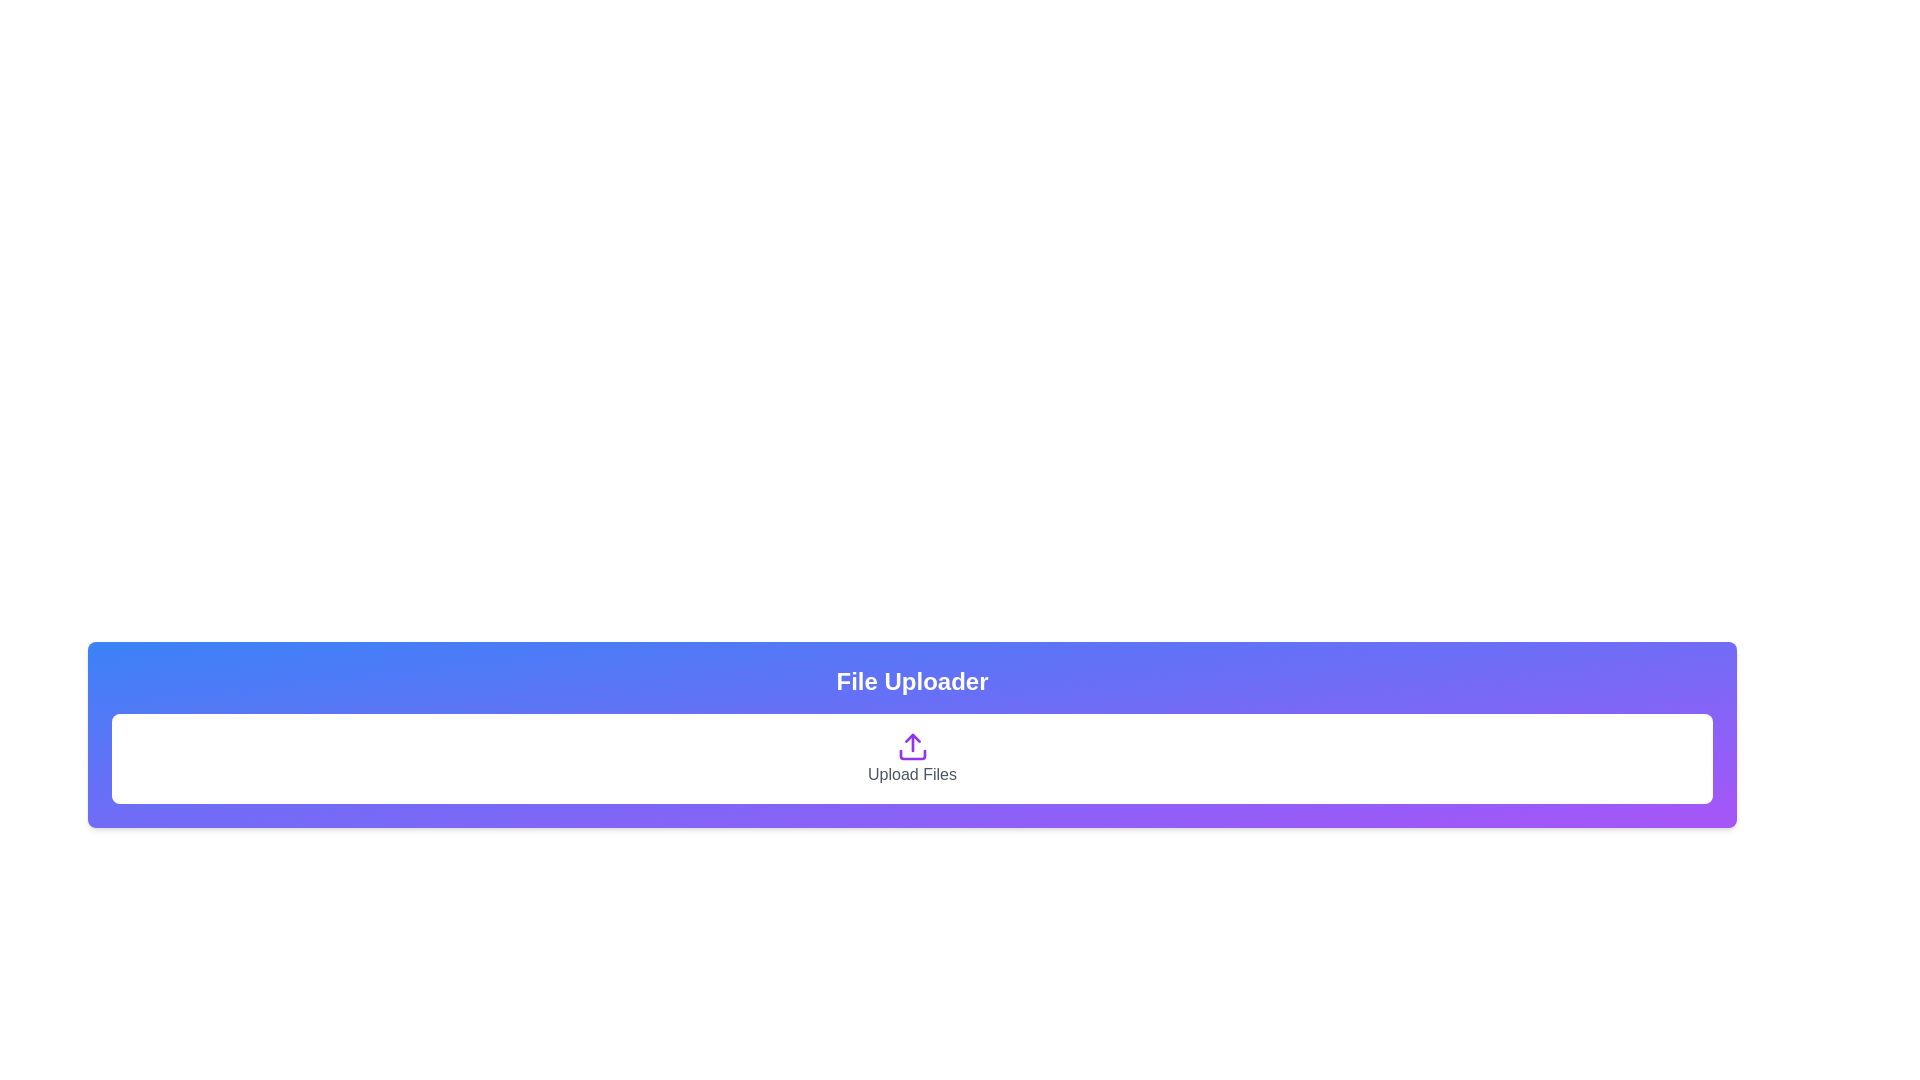 The width and height of the screenshot is (1920, 1080). What do you see at coordinates (911, 774) in the screenshot?
I see `the 'Upload Files' text label which indicates the purpose of the adjacent upload button` at bounding box center [911, 774].